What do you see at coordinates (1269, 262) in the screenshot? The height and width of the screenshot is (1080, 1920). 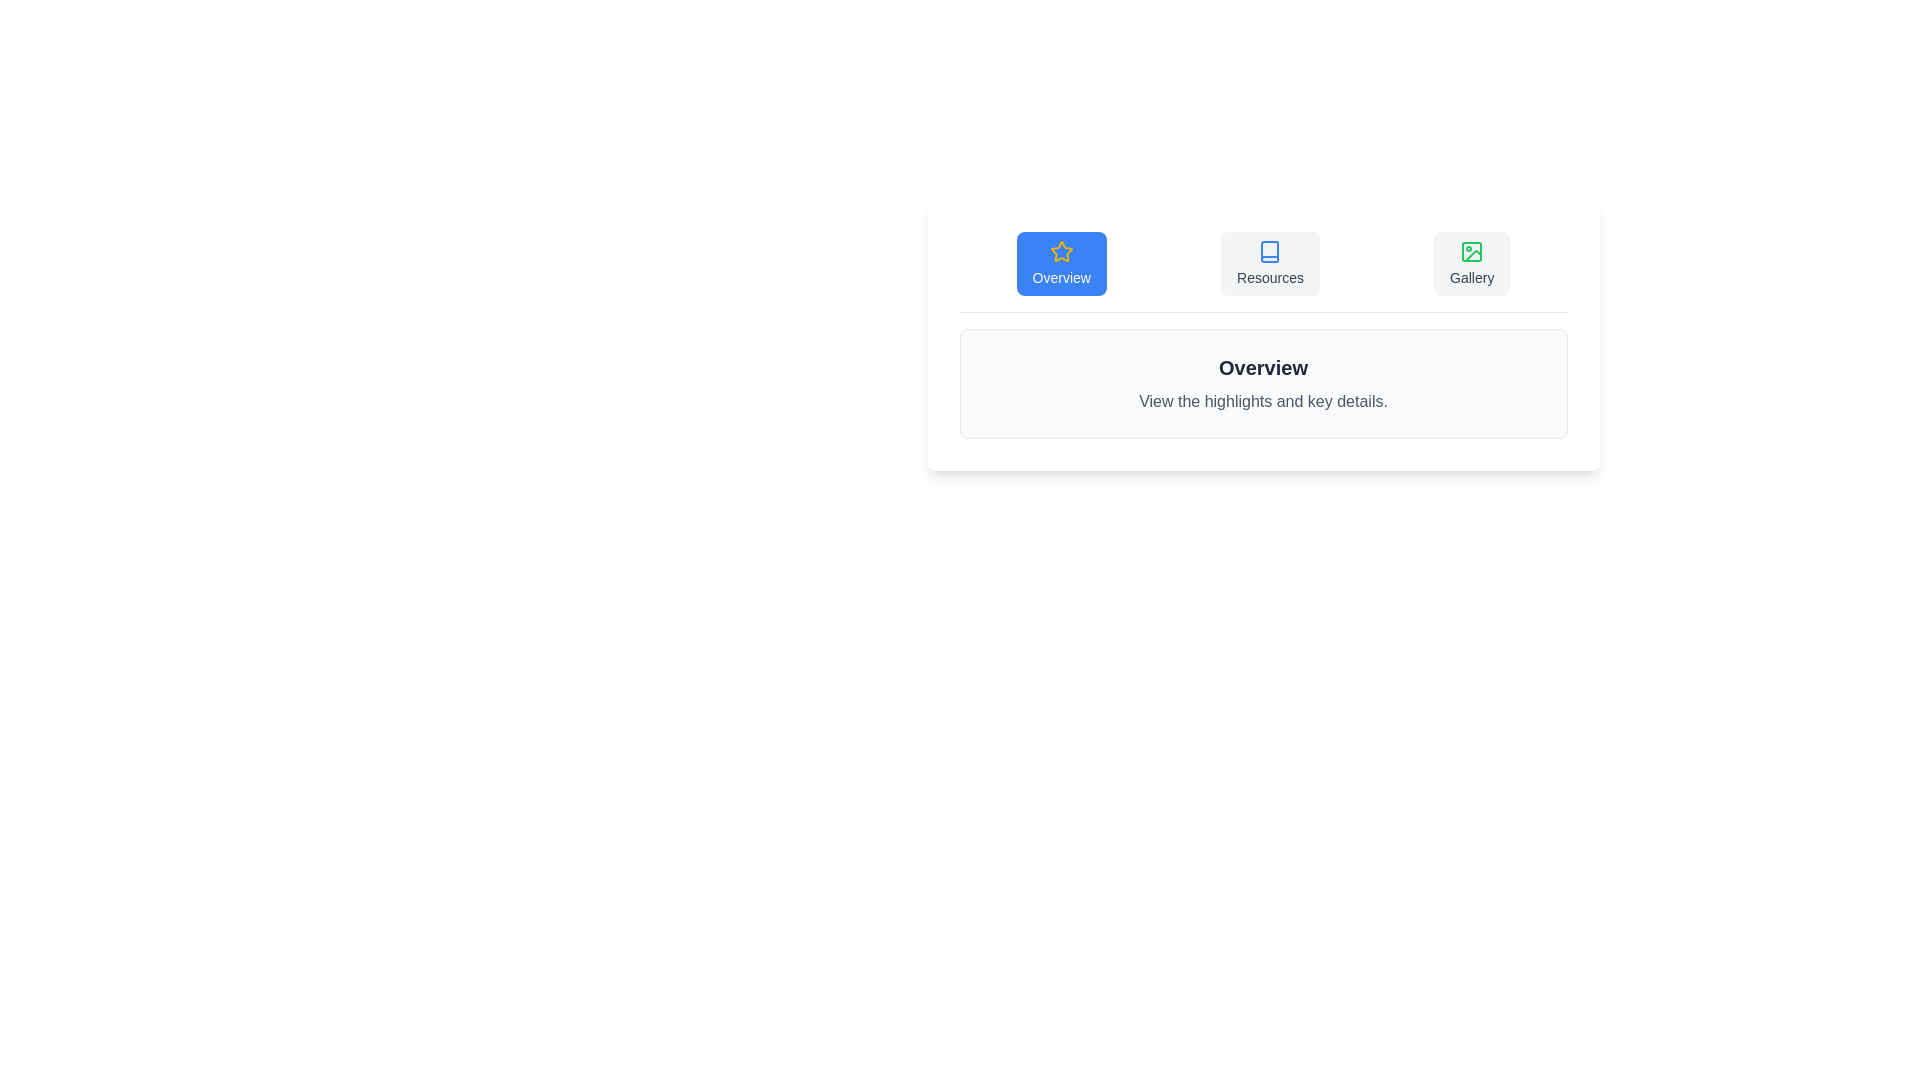 I see `the tab labeled Resources to preview its hover effect` at bounding box center [1269, 262].